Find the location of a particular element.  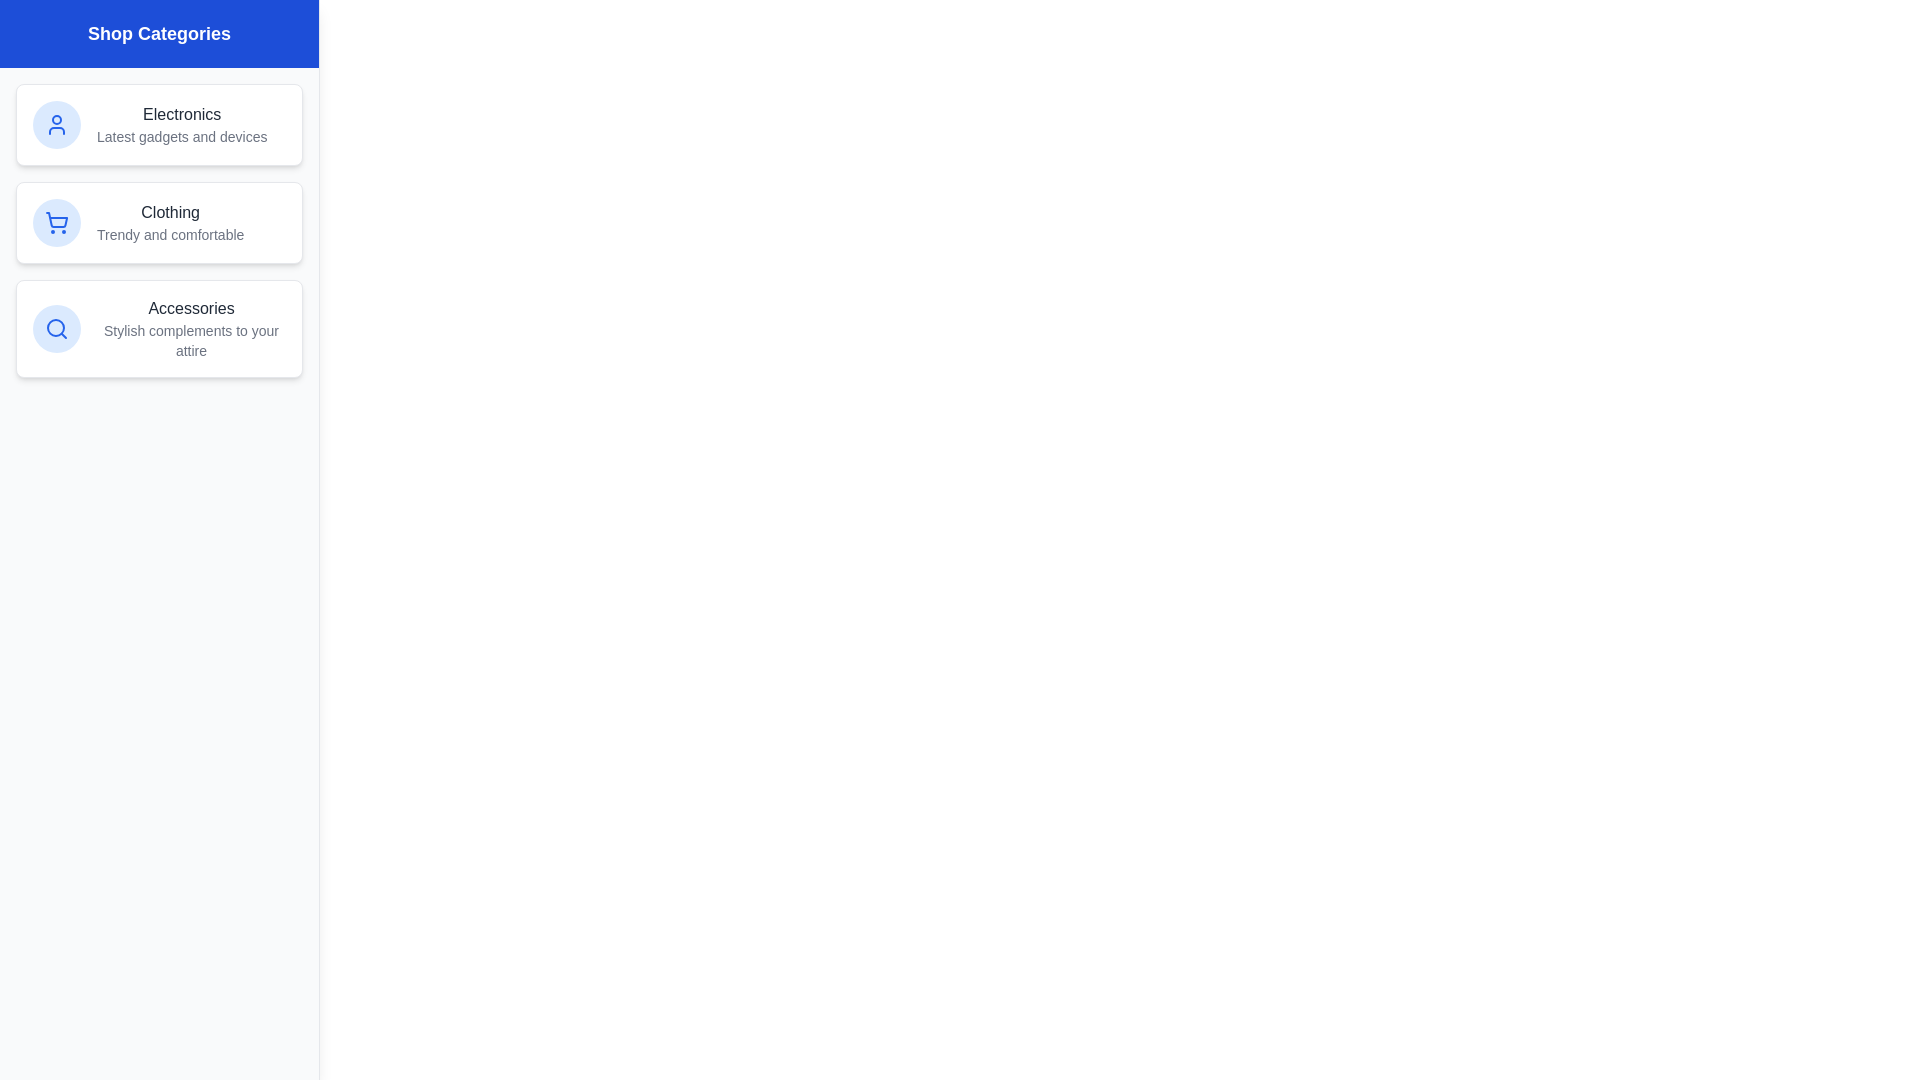

the header text 'Shop Categories' by clicking or hovering over it is located at coordinates (158, 34).